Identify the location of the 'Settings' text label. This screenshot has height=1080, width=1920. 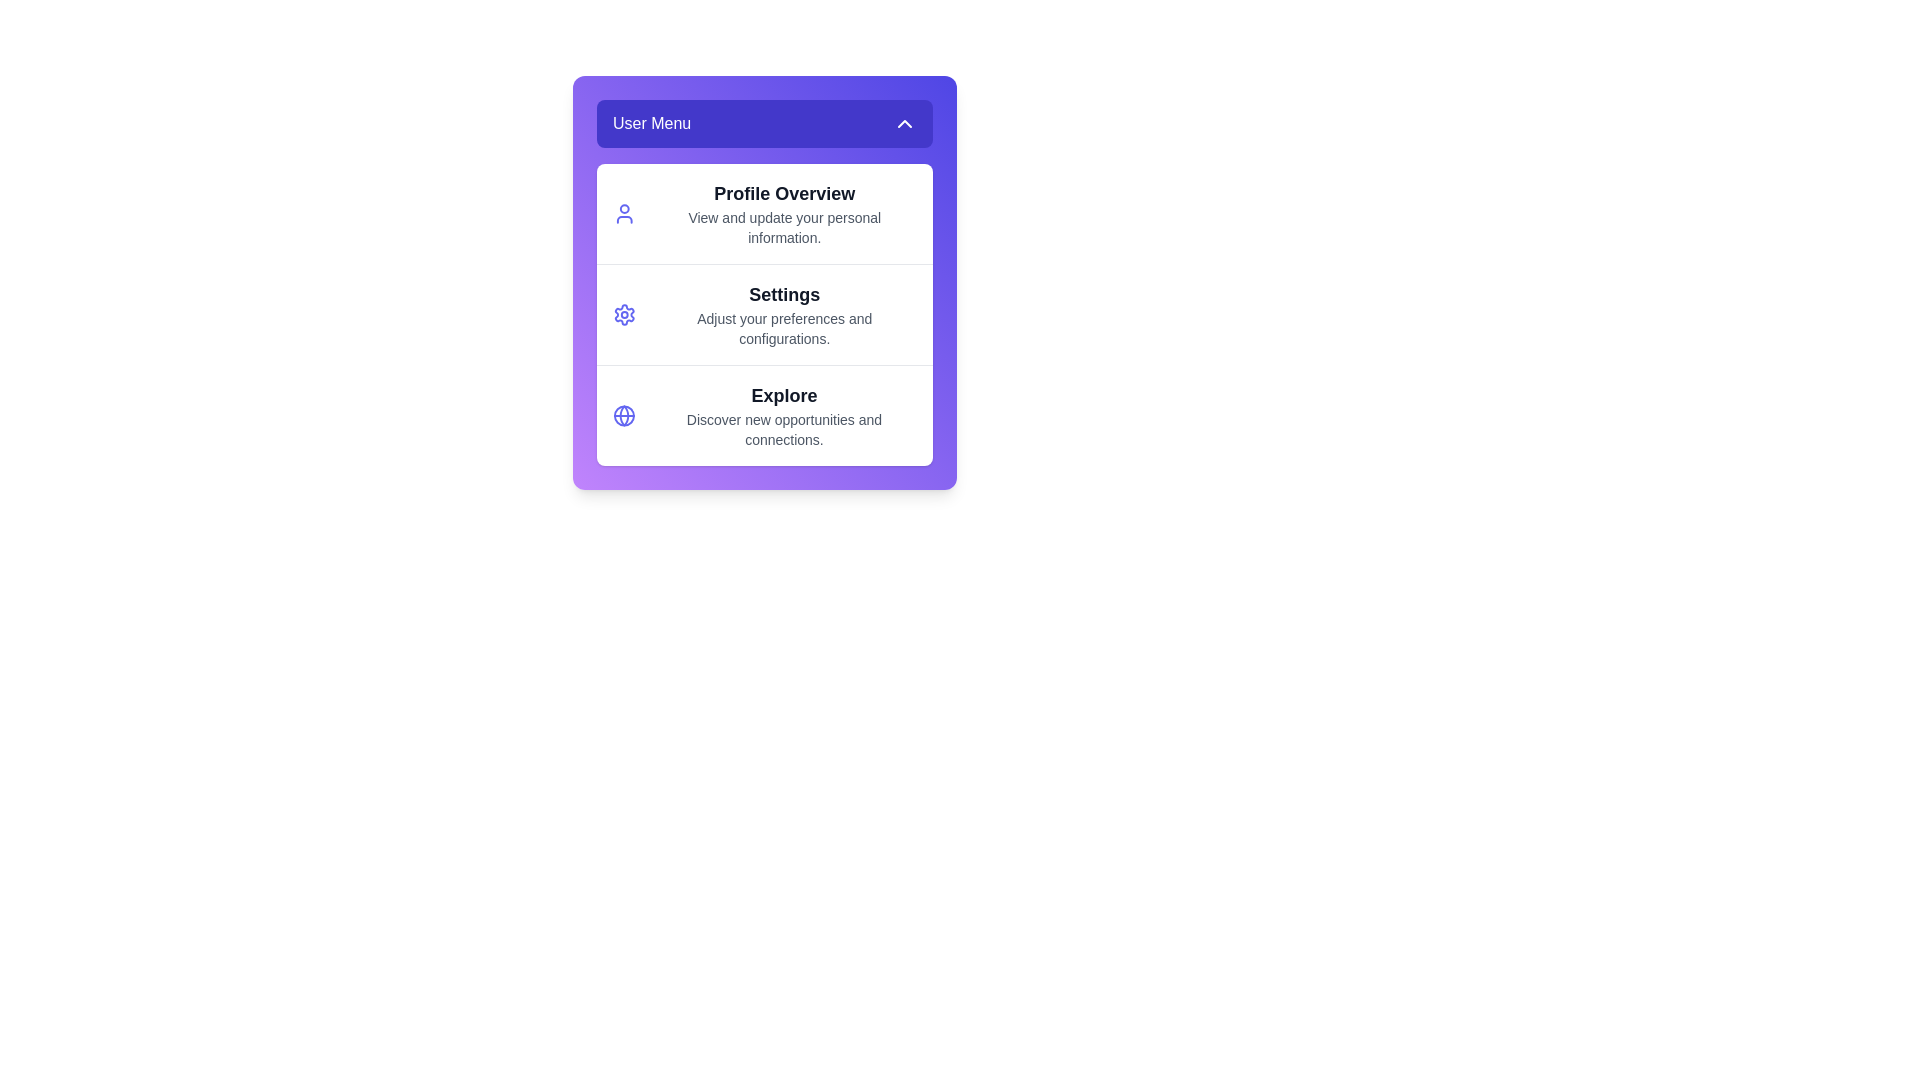
(783, 294).